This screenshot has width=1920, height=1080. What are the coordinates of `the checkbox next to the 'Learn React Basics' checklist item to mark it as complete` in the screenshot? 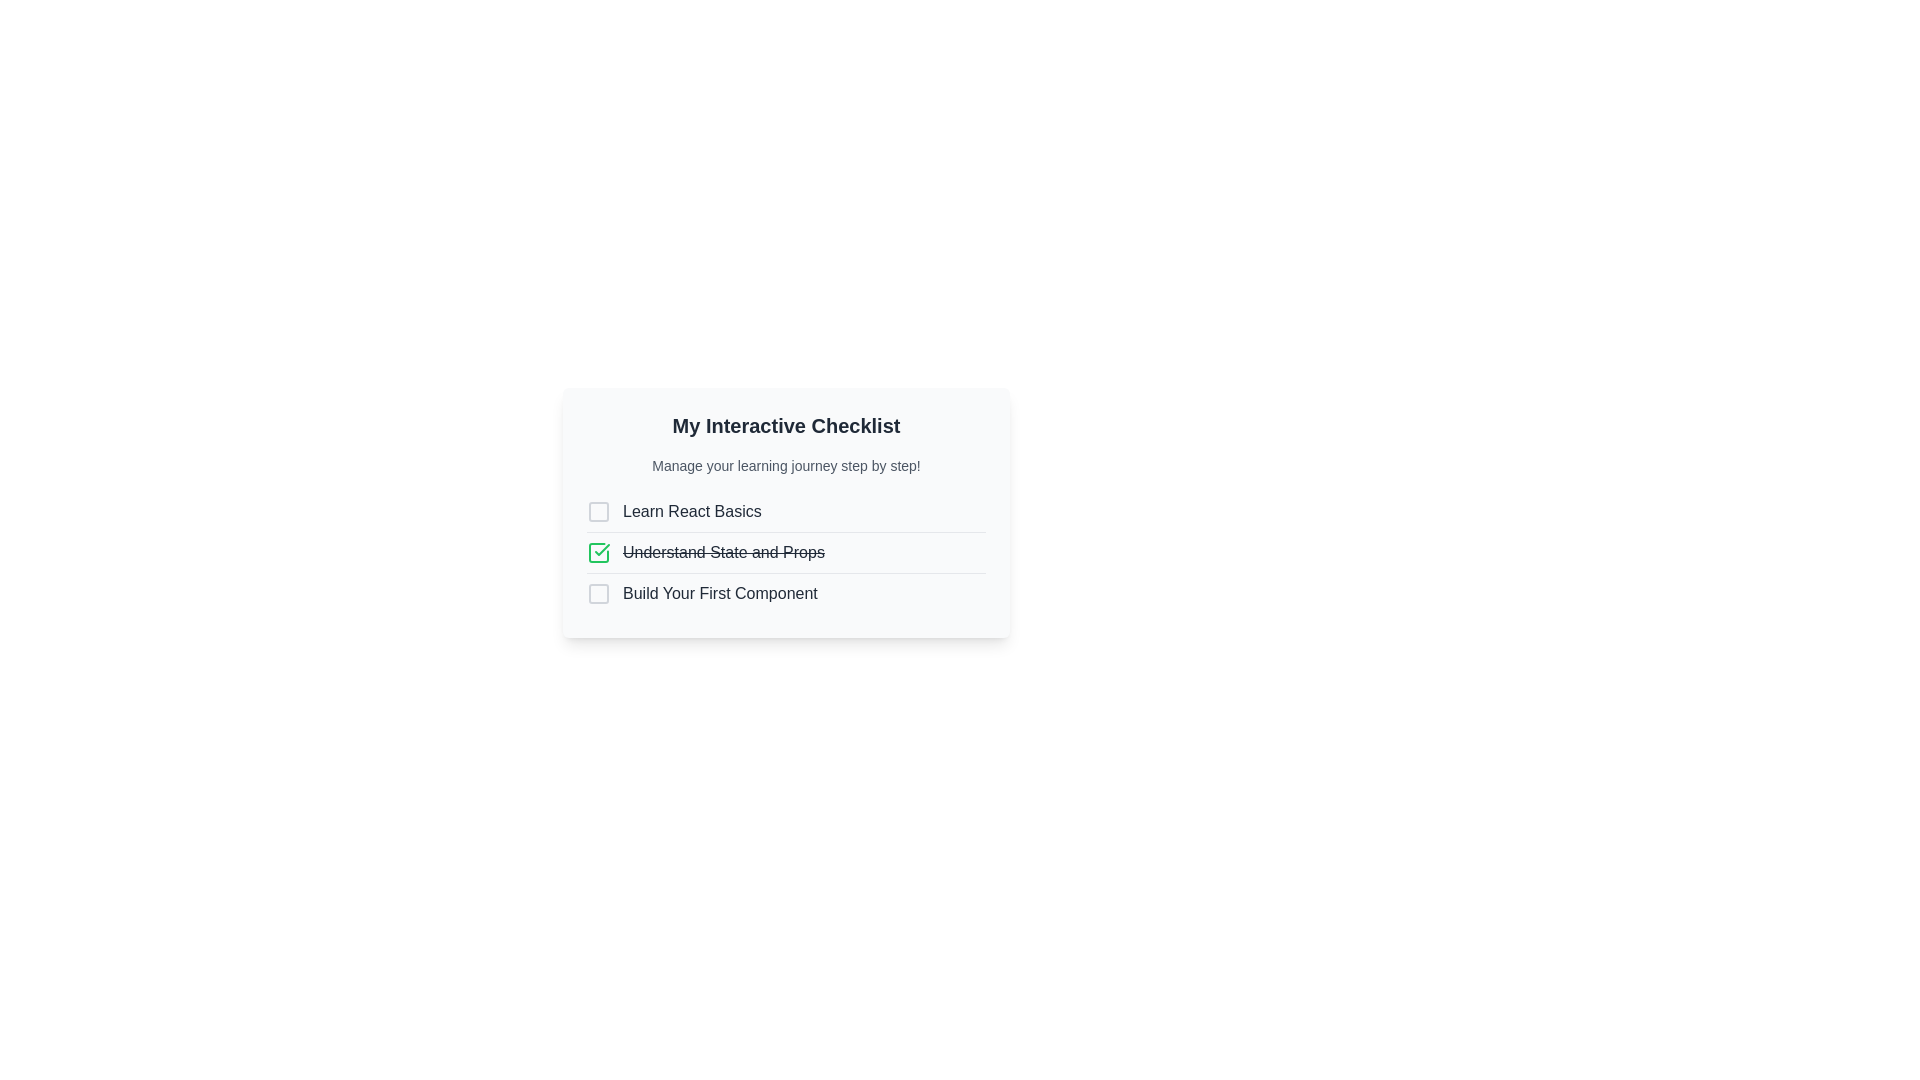 It's located at (785, 511).